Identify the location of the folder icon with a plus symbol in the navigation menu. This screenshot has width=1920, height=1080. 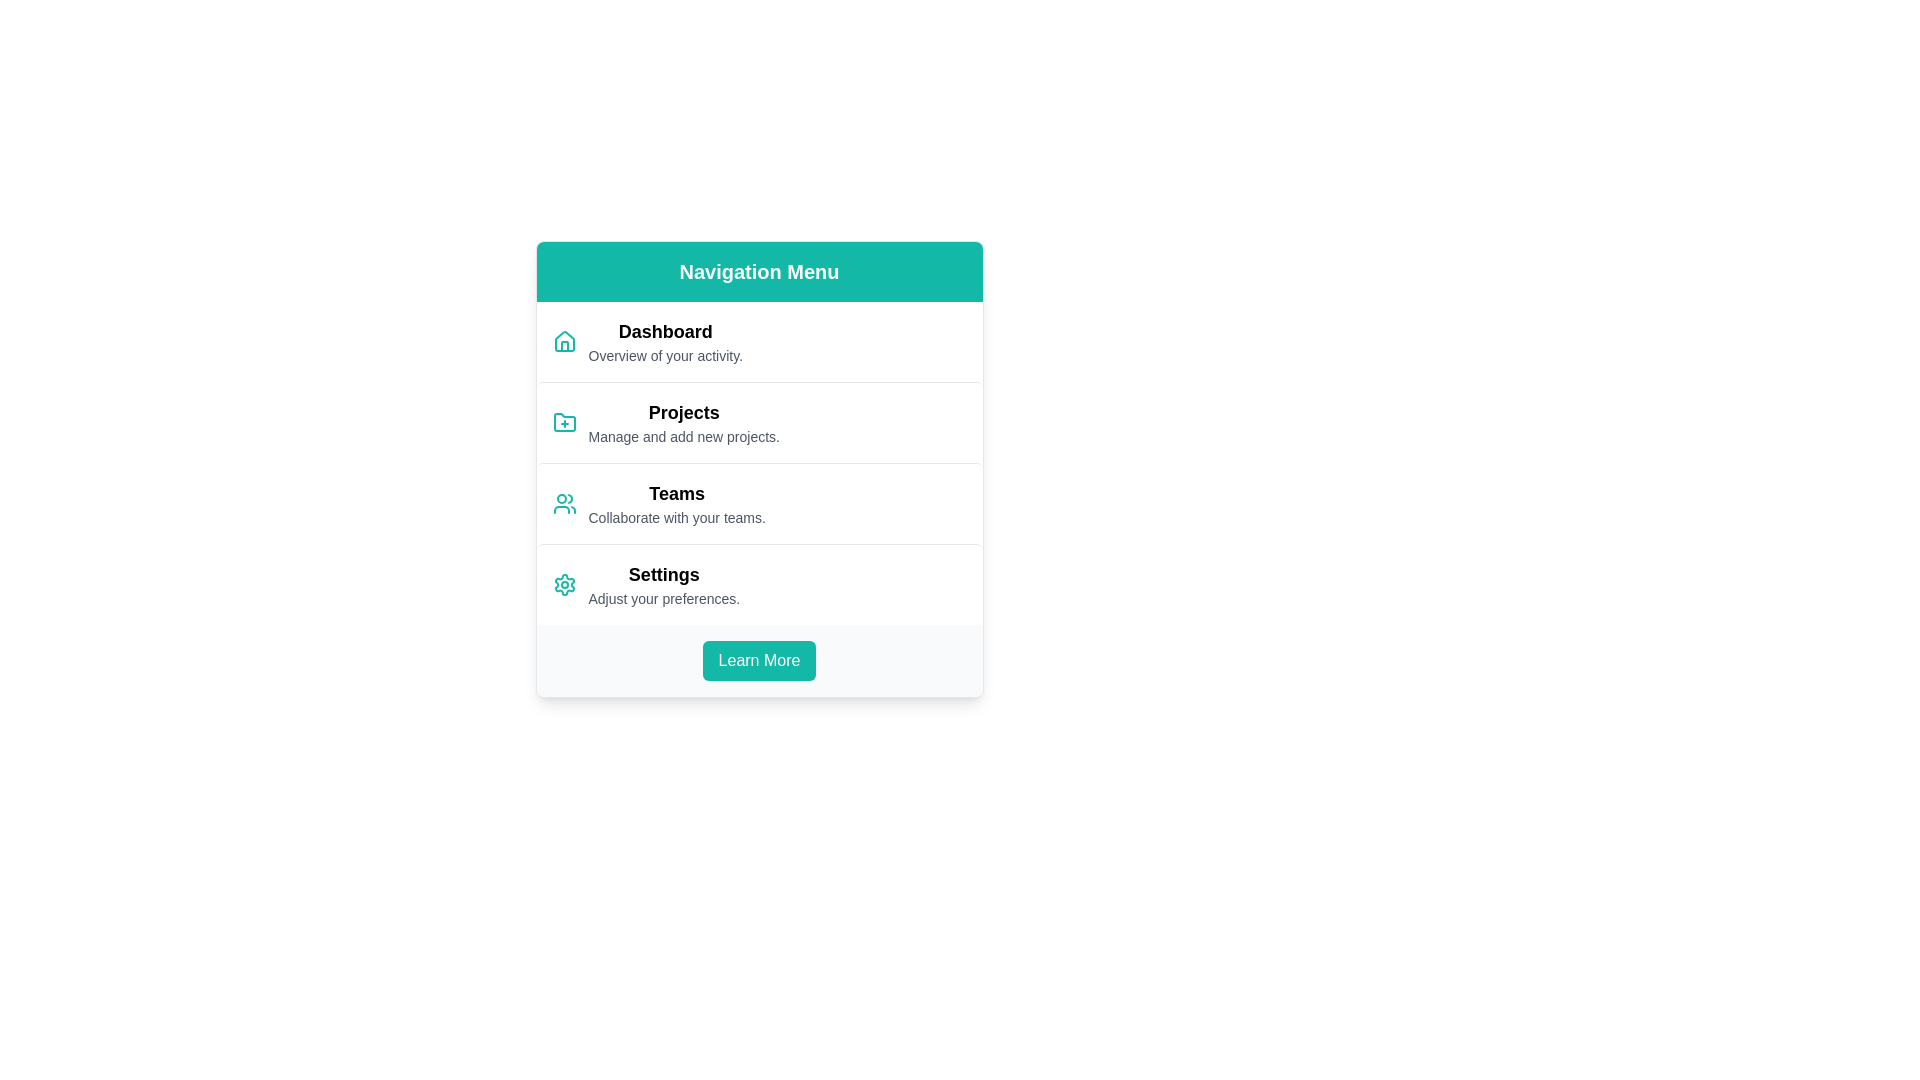
(563, 421).